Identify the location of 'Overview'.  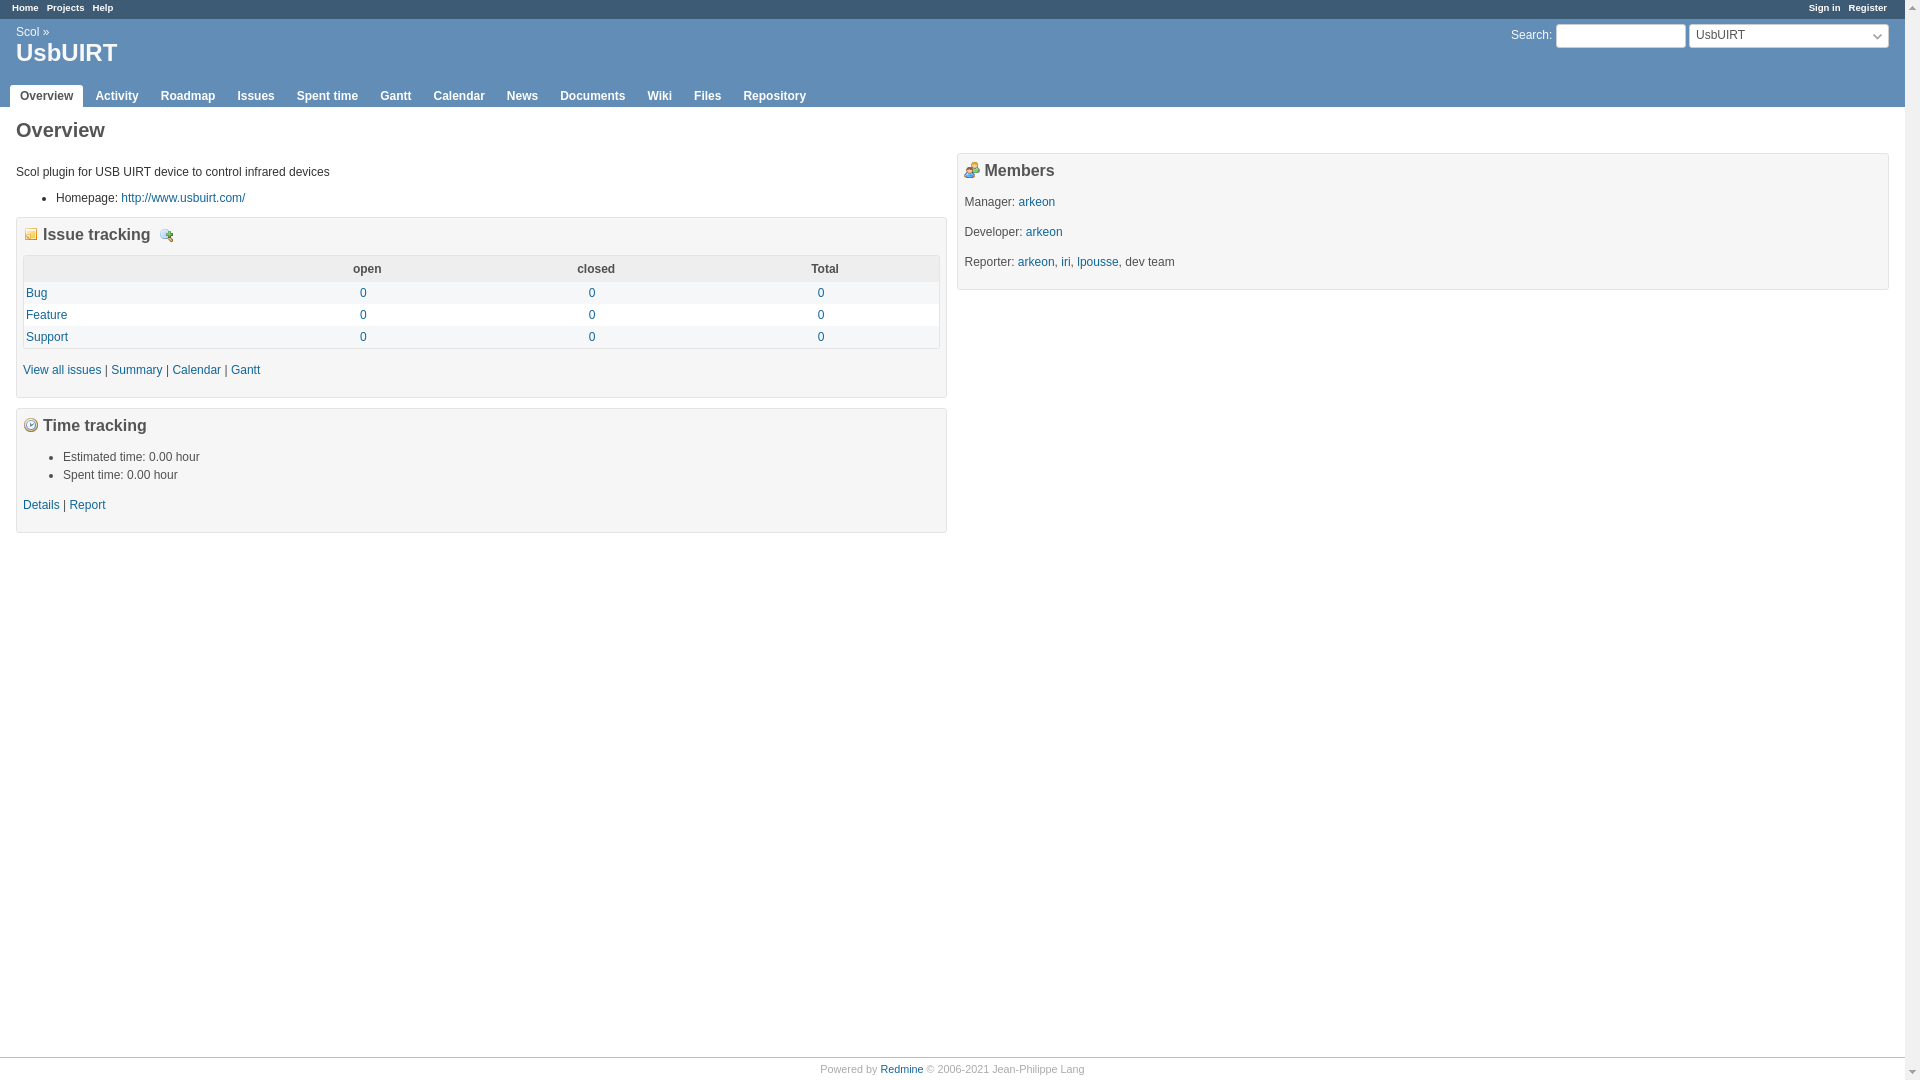
(9, 96).